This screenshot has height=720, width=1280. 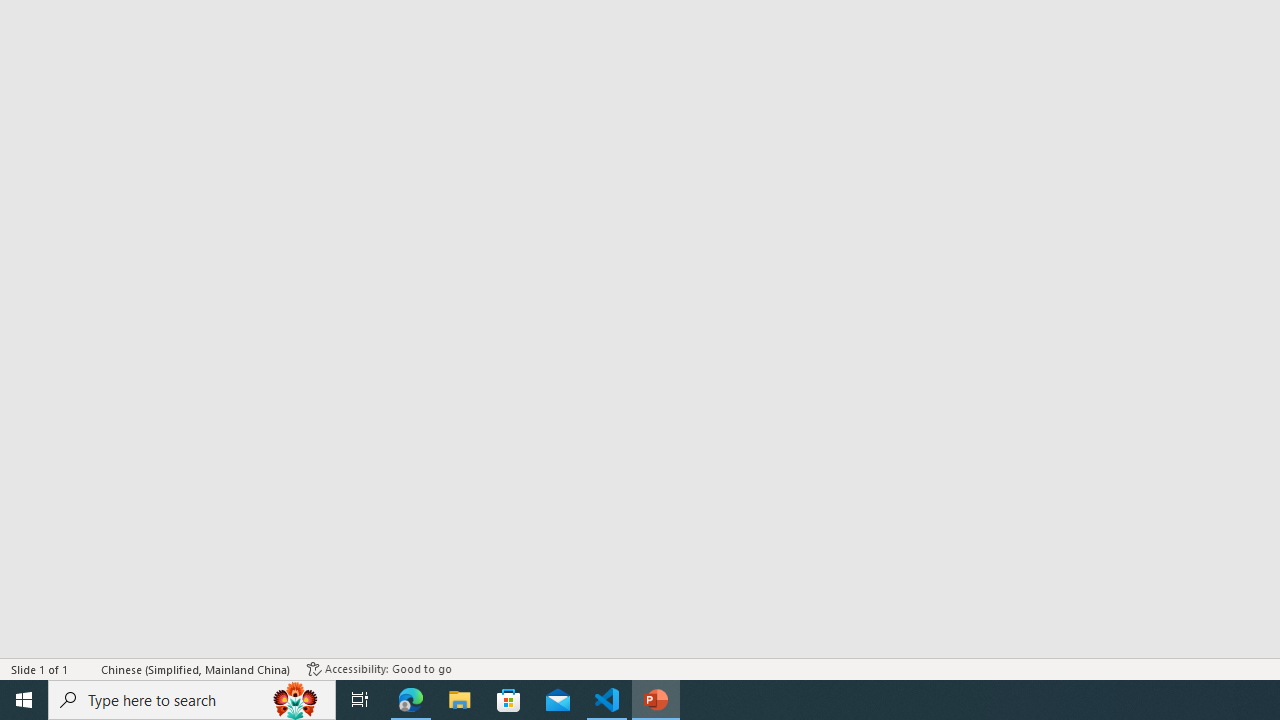 I want to click on 'Task View', so click(x=359, y=698).